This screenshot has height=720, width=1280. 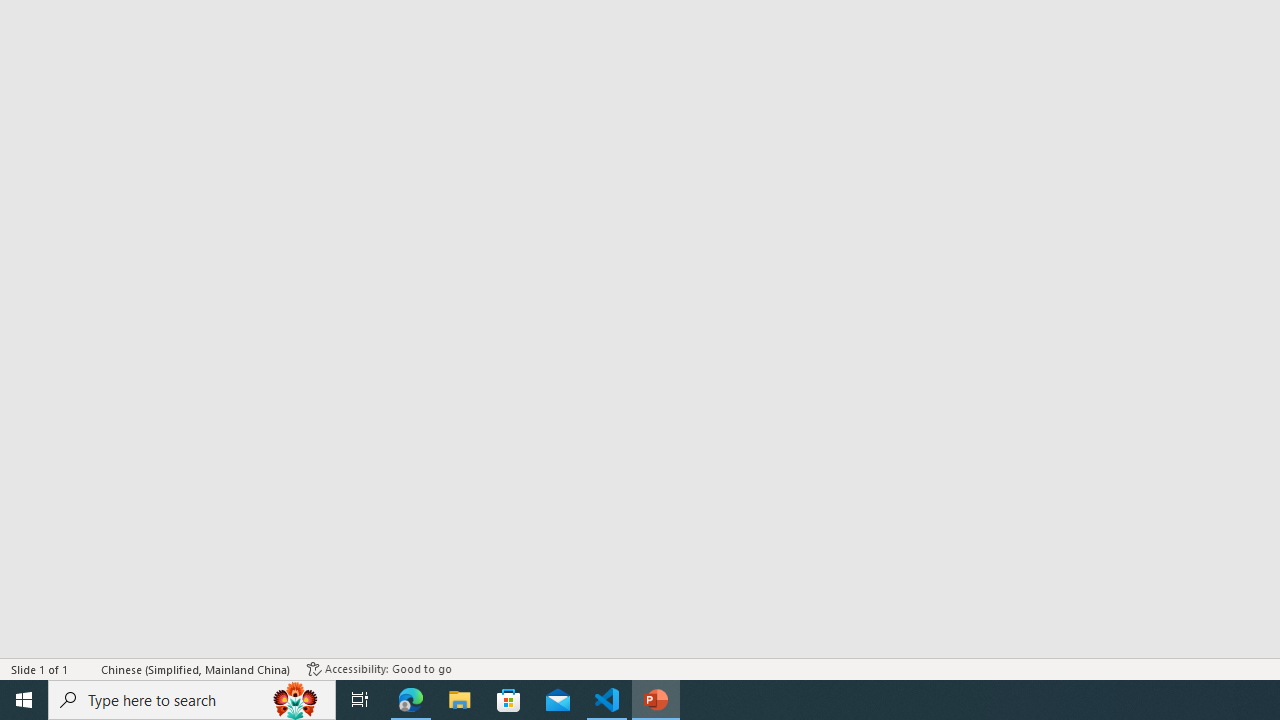 I want to click on 'Task View', so click(x=359, y=698).